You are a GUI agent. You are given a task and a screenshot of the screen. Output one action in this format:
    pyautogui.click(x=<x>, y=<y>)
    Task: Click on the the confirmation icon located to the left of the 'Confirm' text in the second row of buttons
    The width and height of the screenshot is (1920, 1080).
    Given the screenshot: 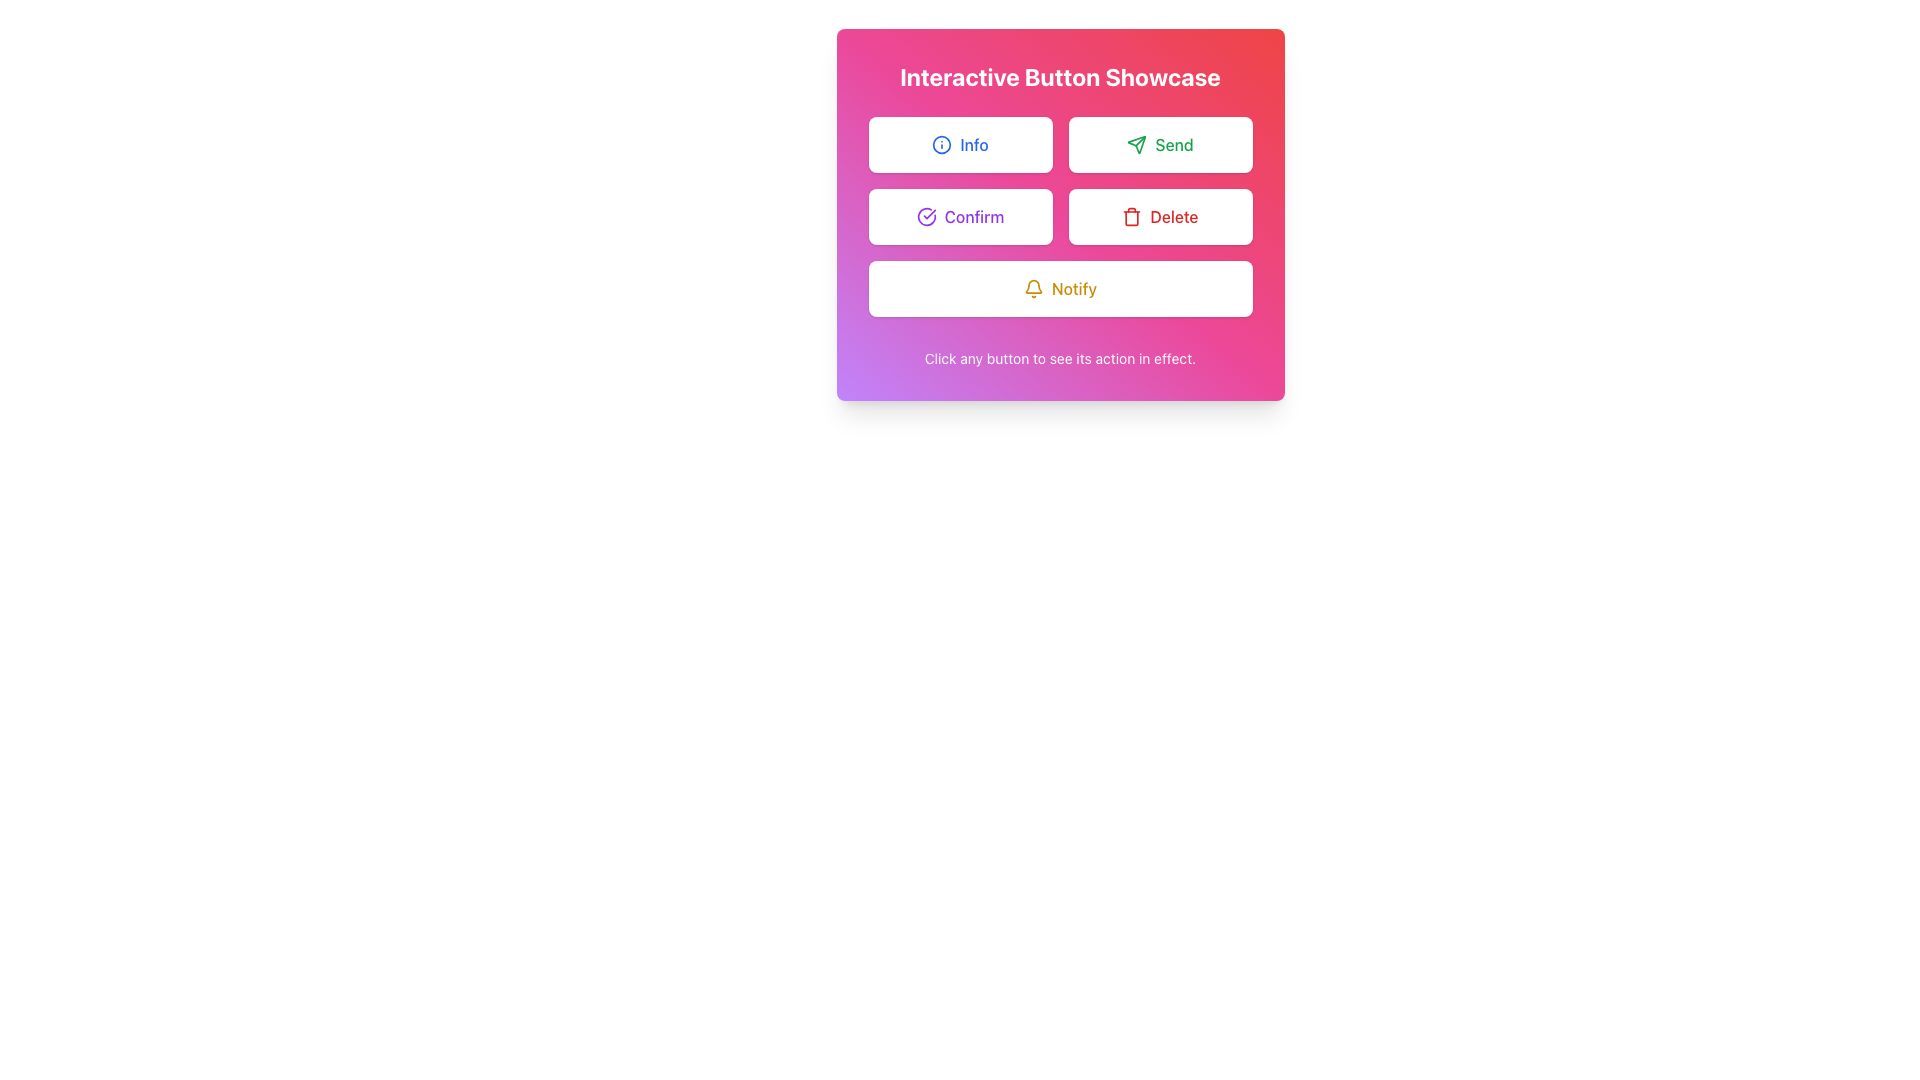 What is the action you would take?
    pyautogui.click(x=925, y=216)
    